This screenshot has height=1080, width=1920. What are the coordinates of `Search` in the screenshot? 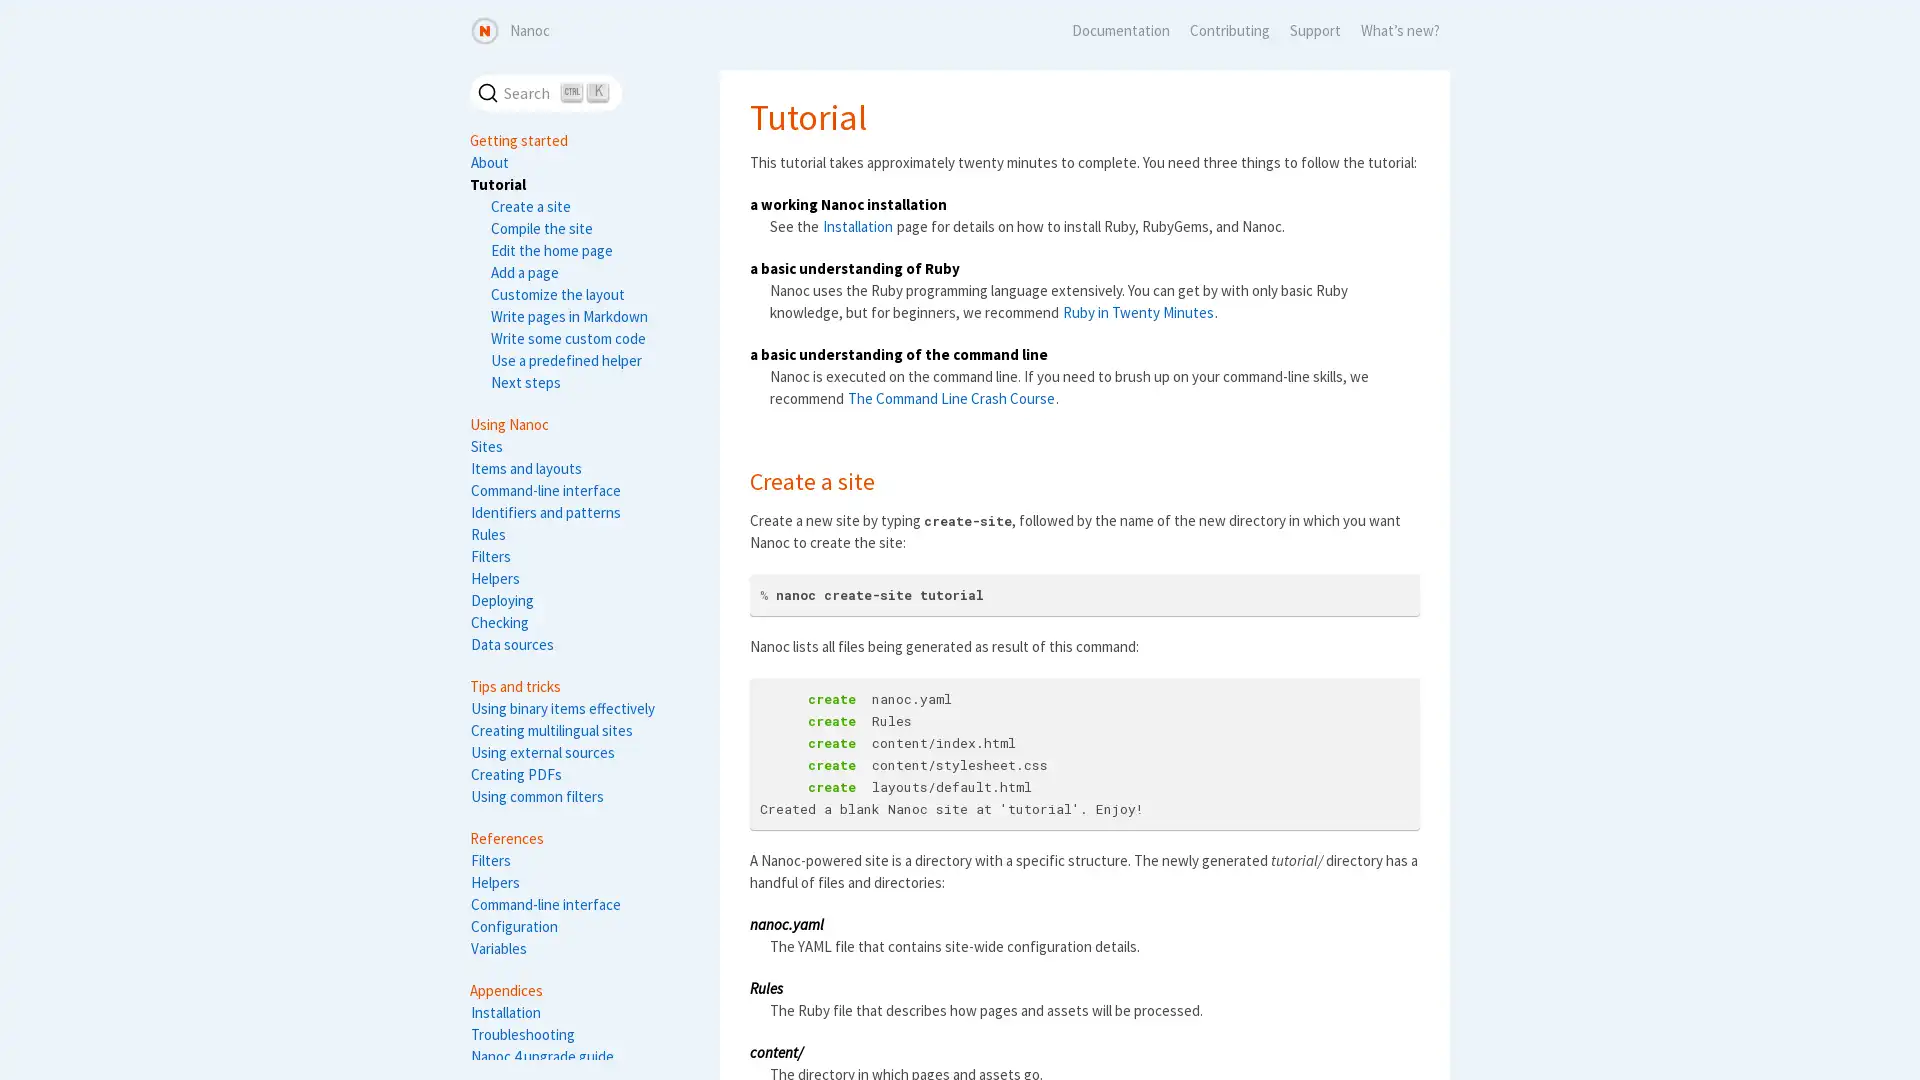 It's located at (546, 92).